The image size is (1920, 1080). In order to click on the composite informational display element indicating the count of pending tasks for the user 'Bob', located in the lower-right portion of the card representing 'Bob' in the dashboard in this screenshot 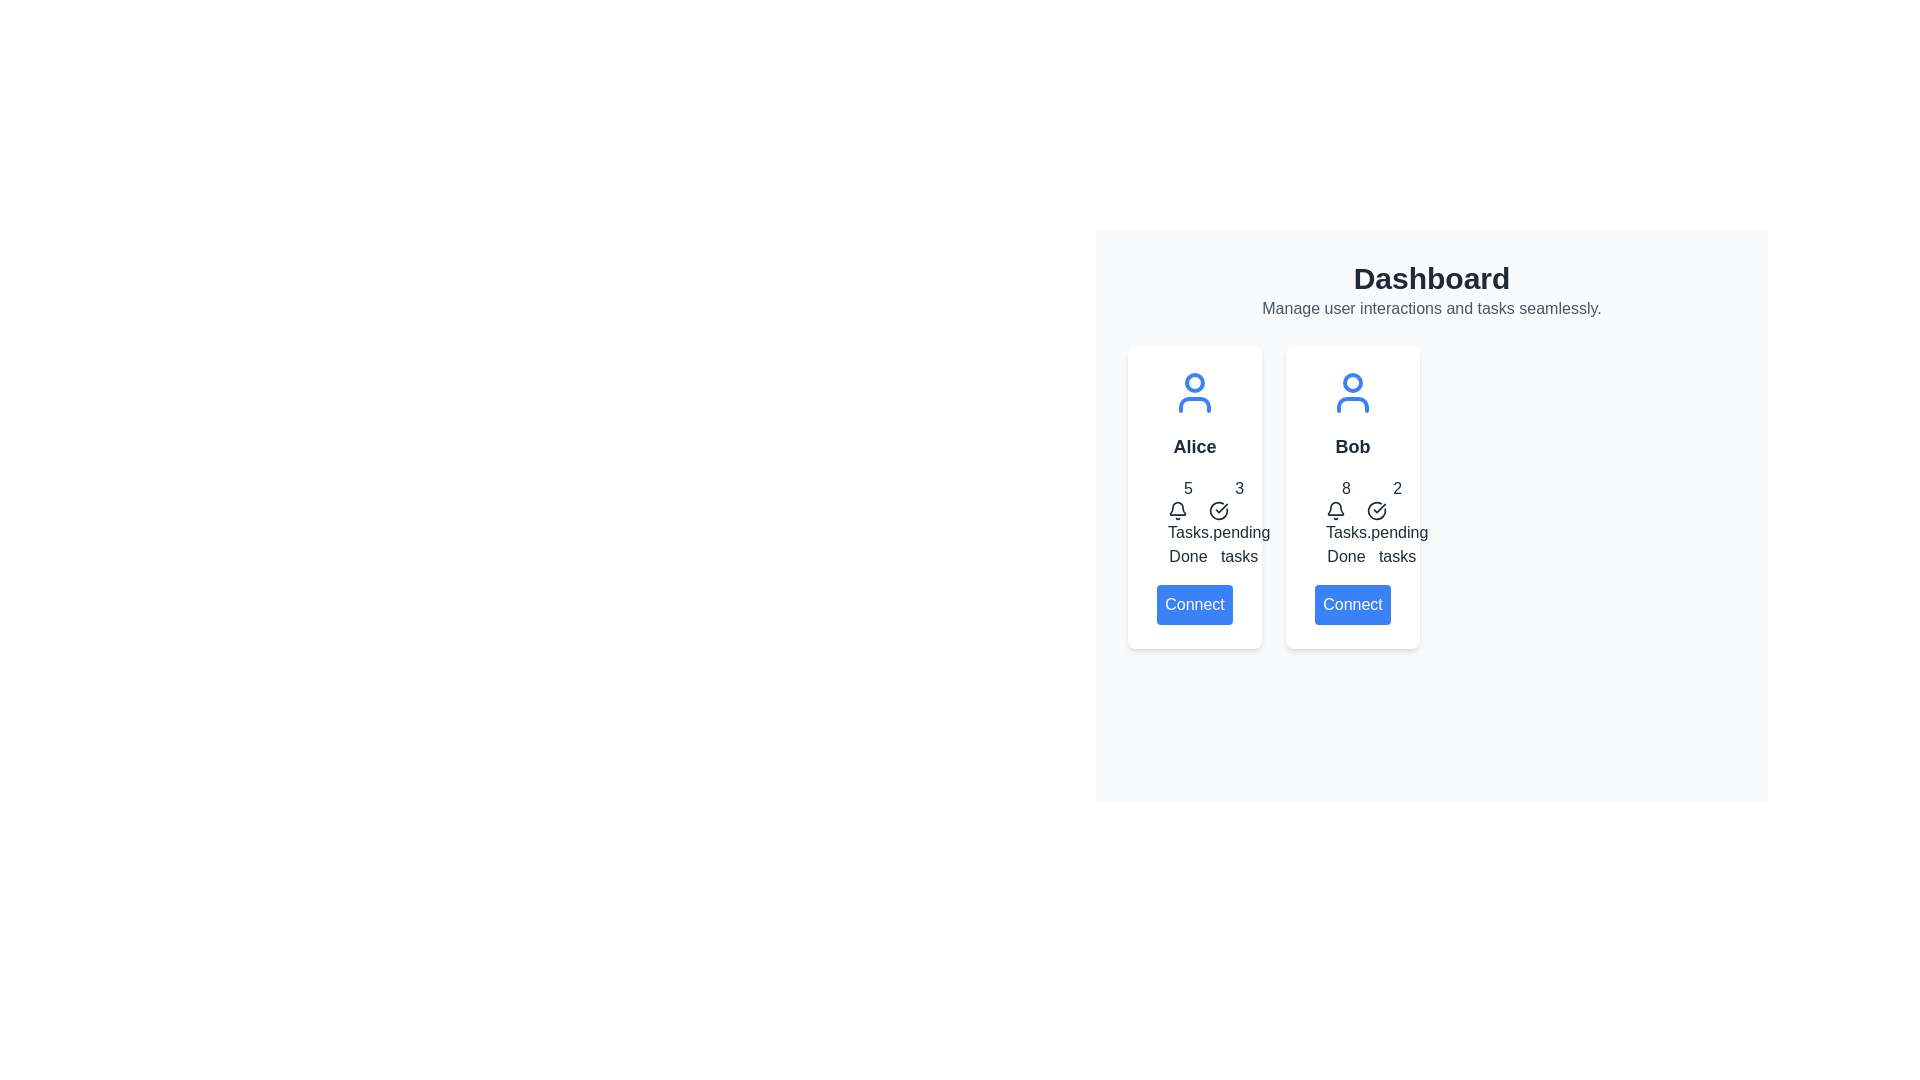, I will do `click(1396, 522)`.